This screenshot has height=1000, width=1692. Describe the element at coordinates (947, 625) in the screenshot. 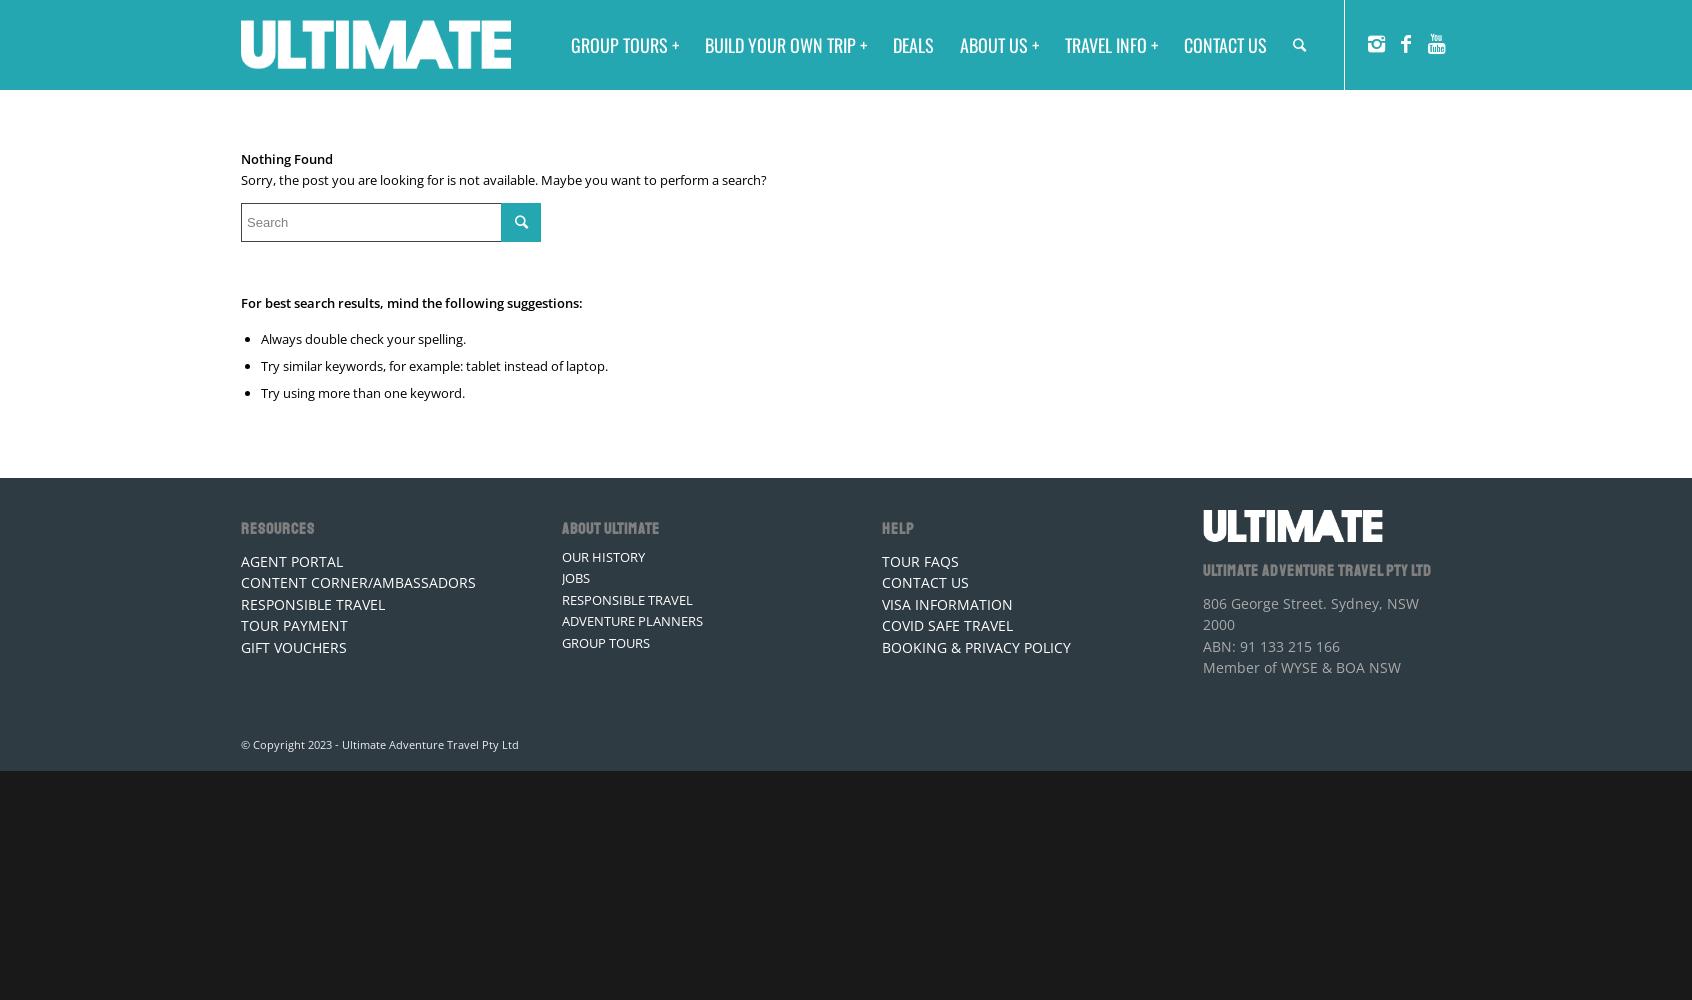

I see `'COVID SAFE TRAVEL'` at that location.